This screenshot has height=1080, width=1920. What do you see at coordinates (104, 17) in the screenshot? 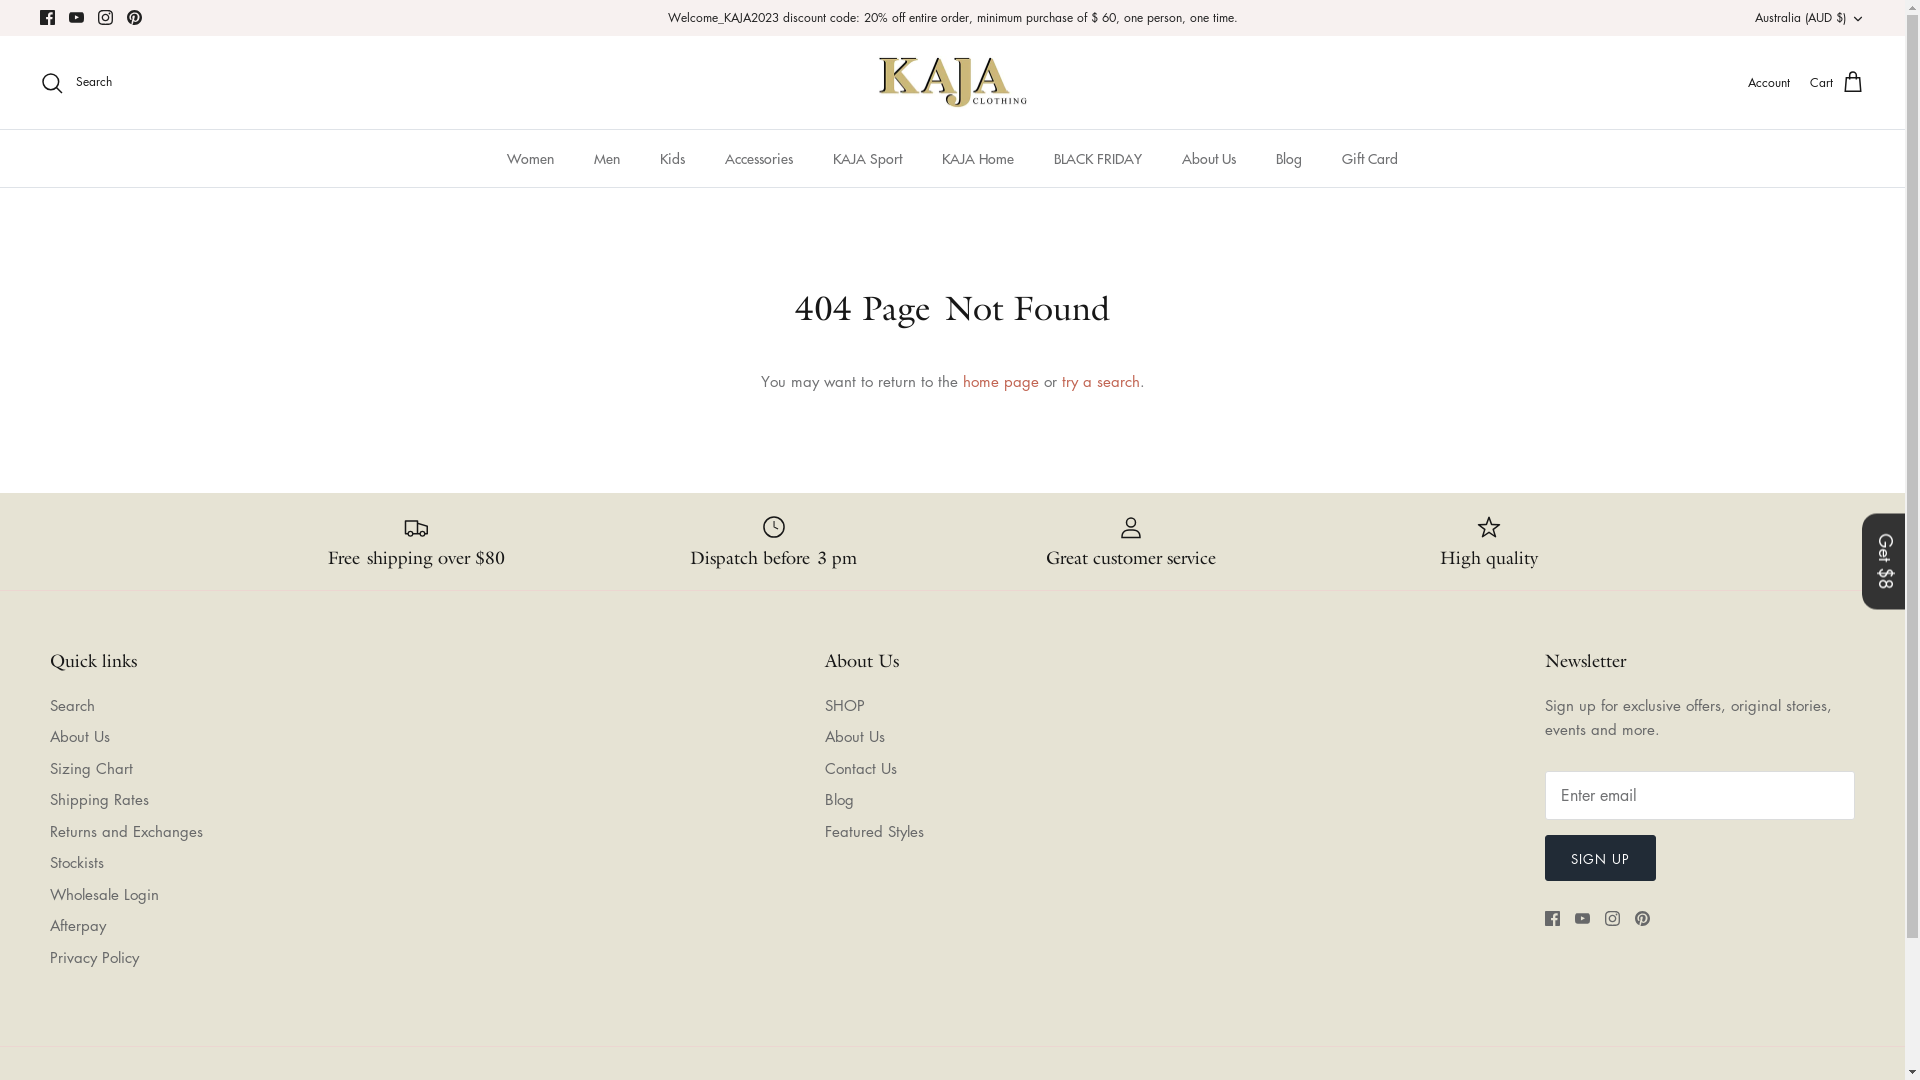
I see `'Instagram'` at bounding box center [104, 17].